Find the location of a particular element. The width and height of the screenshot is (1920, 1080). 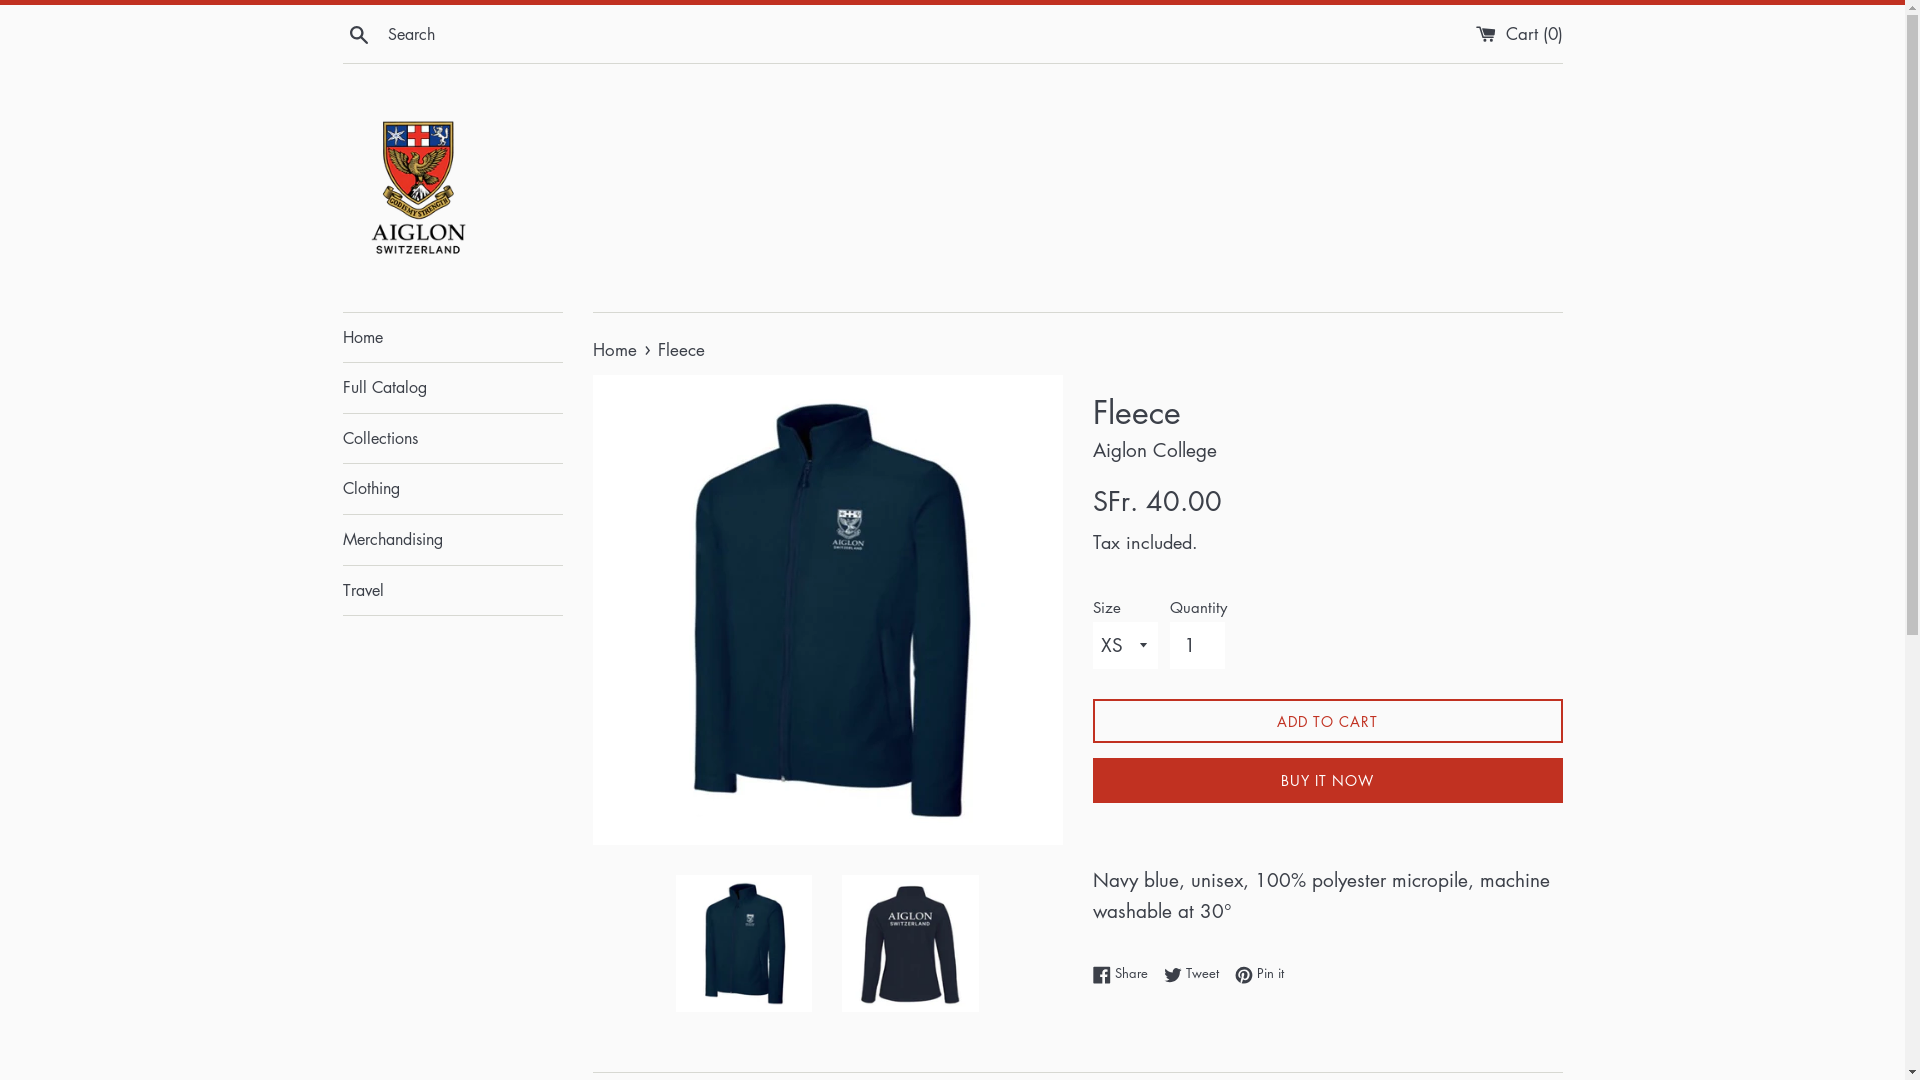

'ADD TO CART' is located at coordinates (1326, 721).